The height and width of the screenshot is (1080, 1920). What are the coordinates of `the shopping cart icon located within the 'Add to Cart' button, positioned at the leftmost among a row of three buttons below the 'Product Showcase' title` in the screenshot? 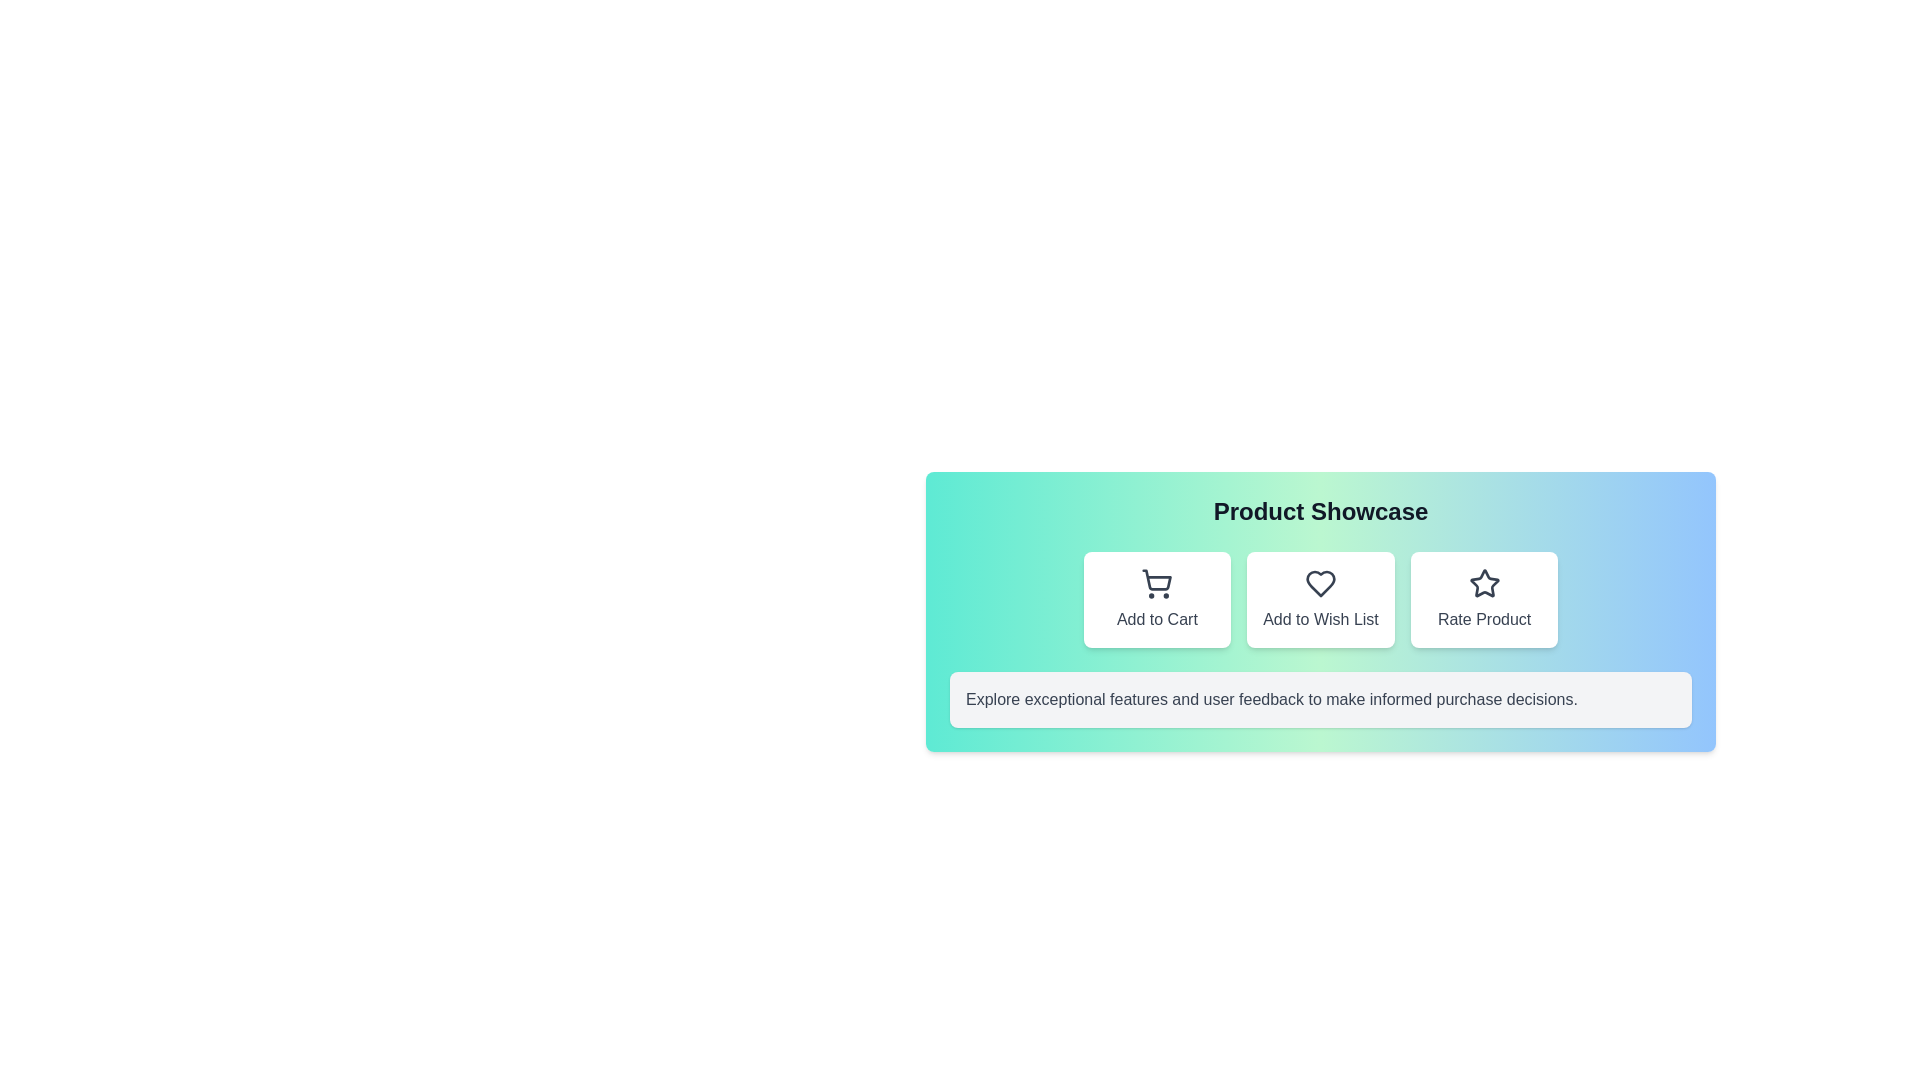 It's located at (1157, 583).